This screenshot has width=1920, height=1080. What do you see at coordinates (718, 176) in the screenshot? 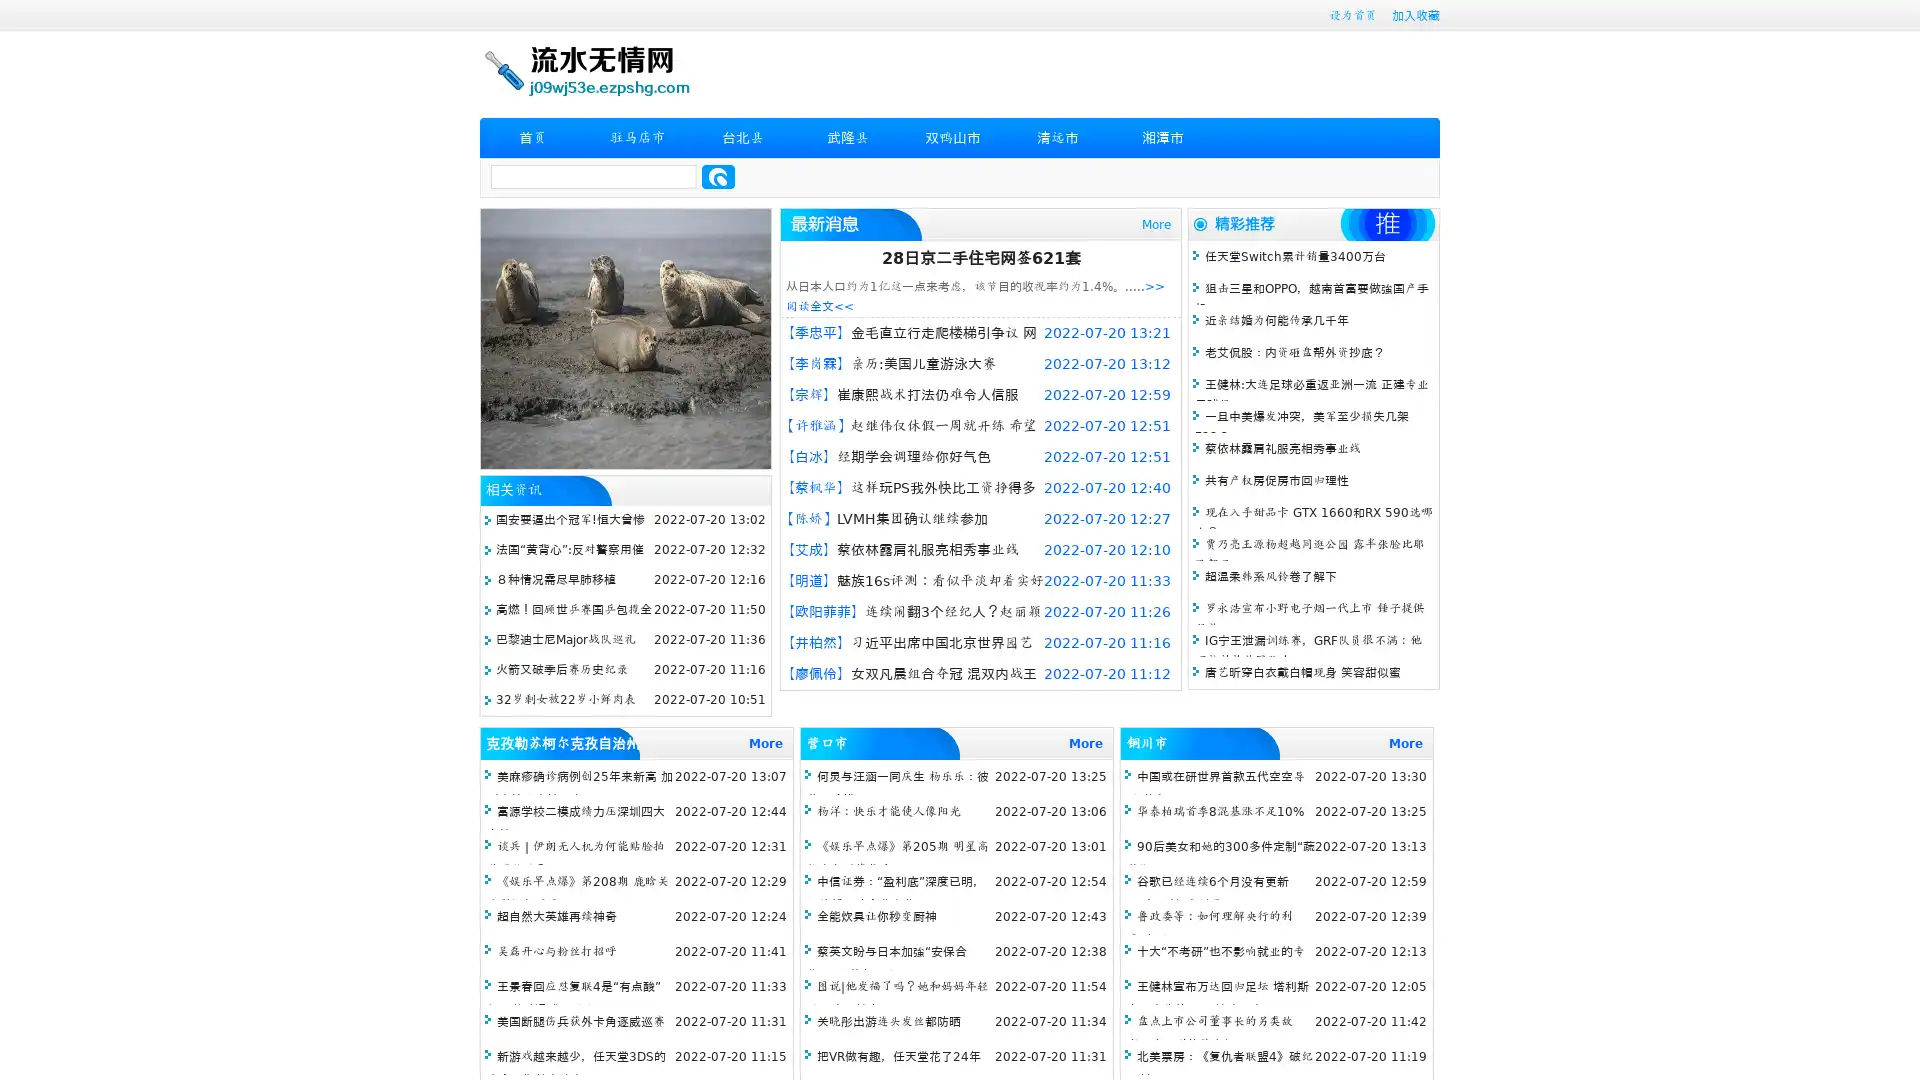
I see `Search` at bounding box center [718, 176].